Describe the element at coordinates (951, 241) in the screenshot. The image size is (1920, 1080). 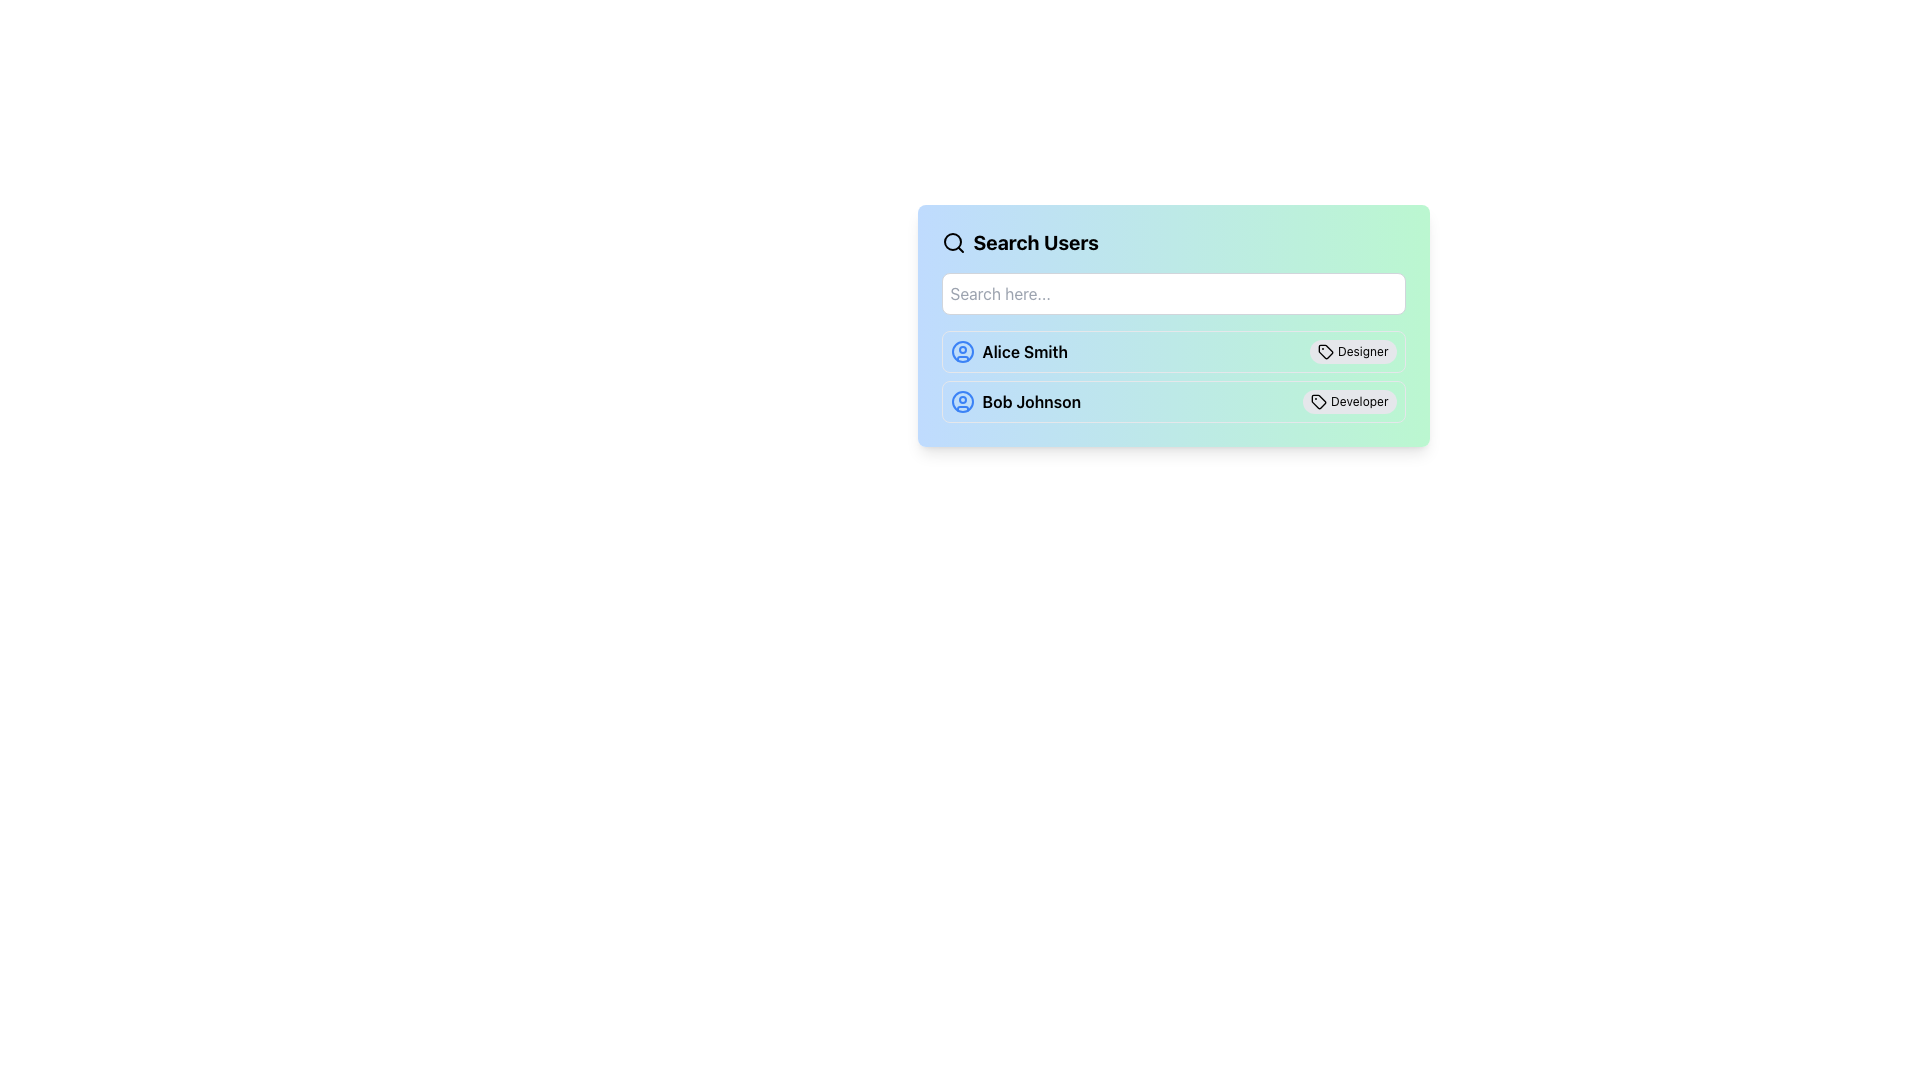
I see `the circular element within the magnifying glass icon, which is located at the top left of the search input bar` at that location.